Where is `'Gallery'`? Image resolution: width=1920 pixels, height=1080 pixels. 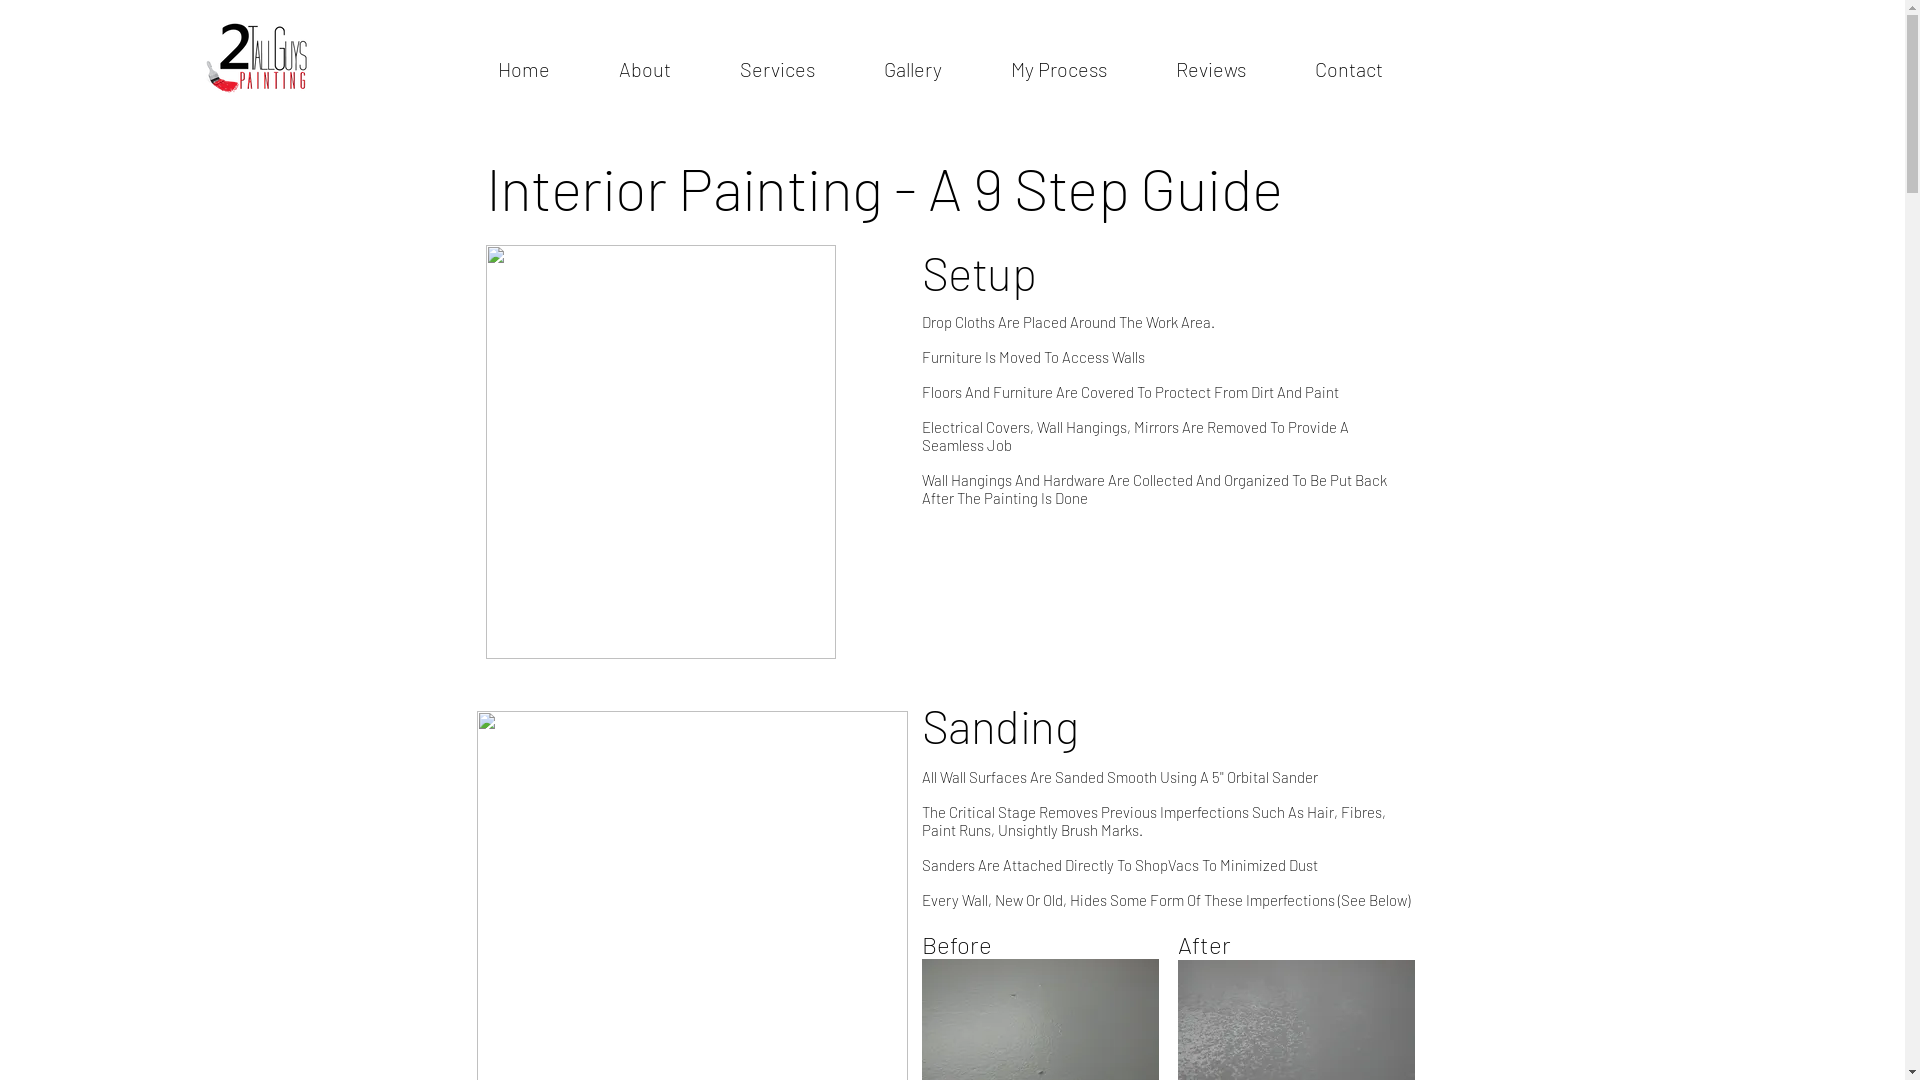
'Gallery' is located at coordinates (912, 68).